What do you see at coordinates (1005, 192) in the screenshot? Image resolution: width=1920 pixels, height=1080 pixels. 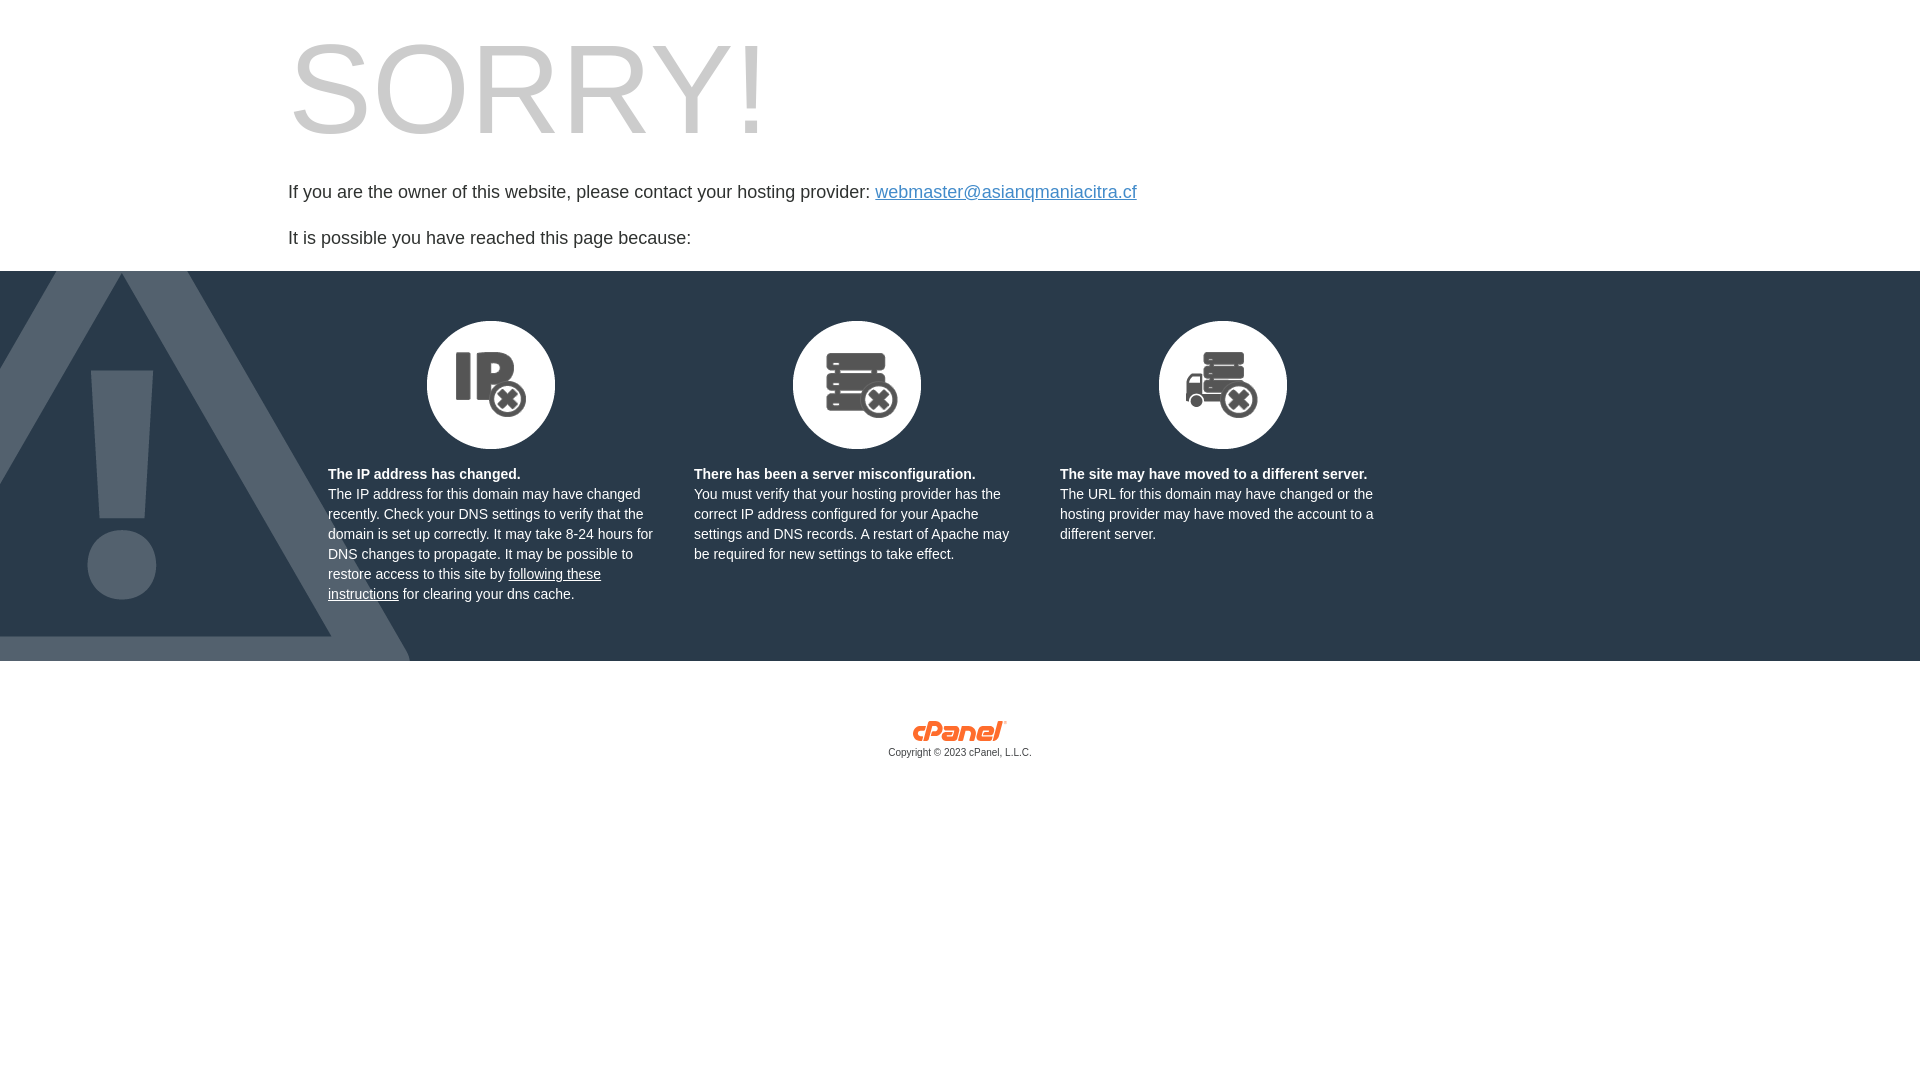 I see `'webmaster@asianqmaniacitra.cf'` at bounding box center [1005, 192].